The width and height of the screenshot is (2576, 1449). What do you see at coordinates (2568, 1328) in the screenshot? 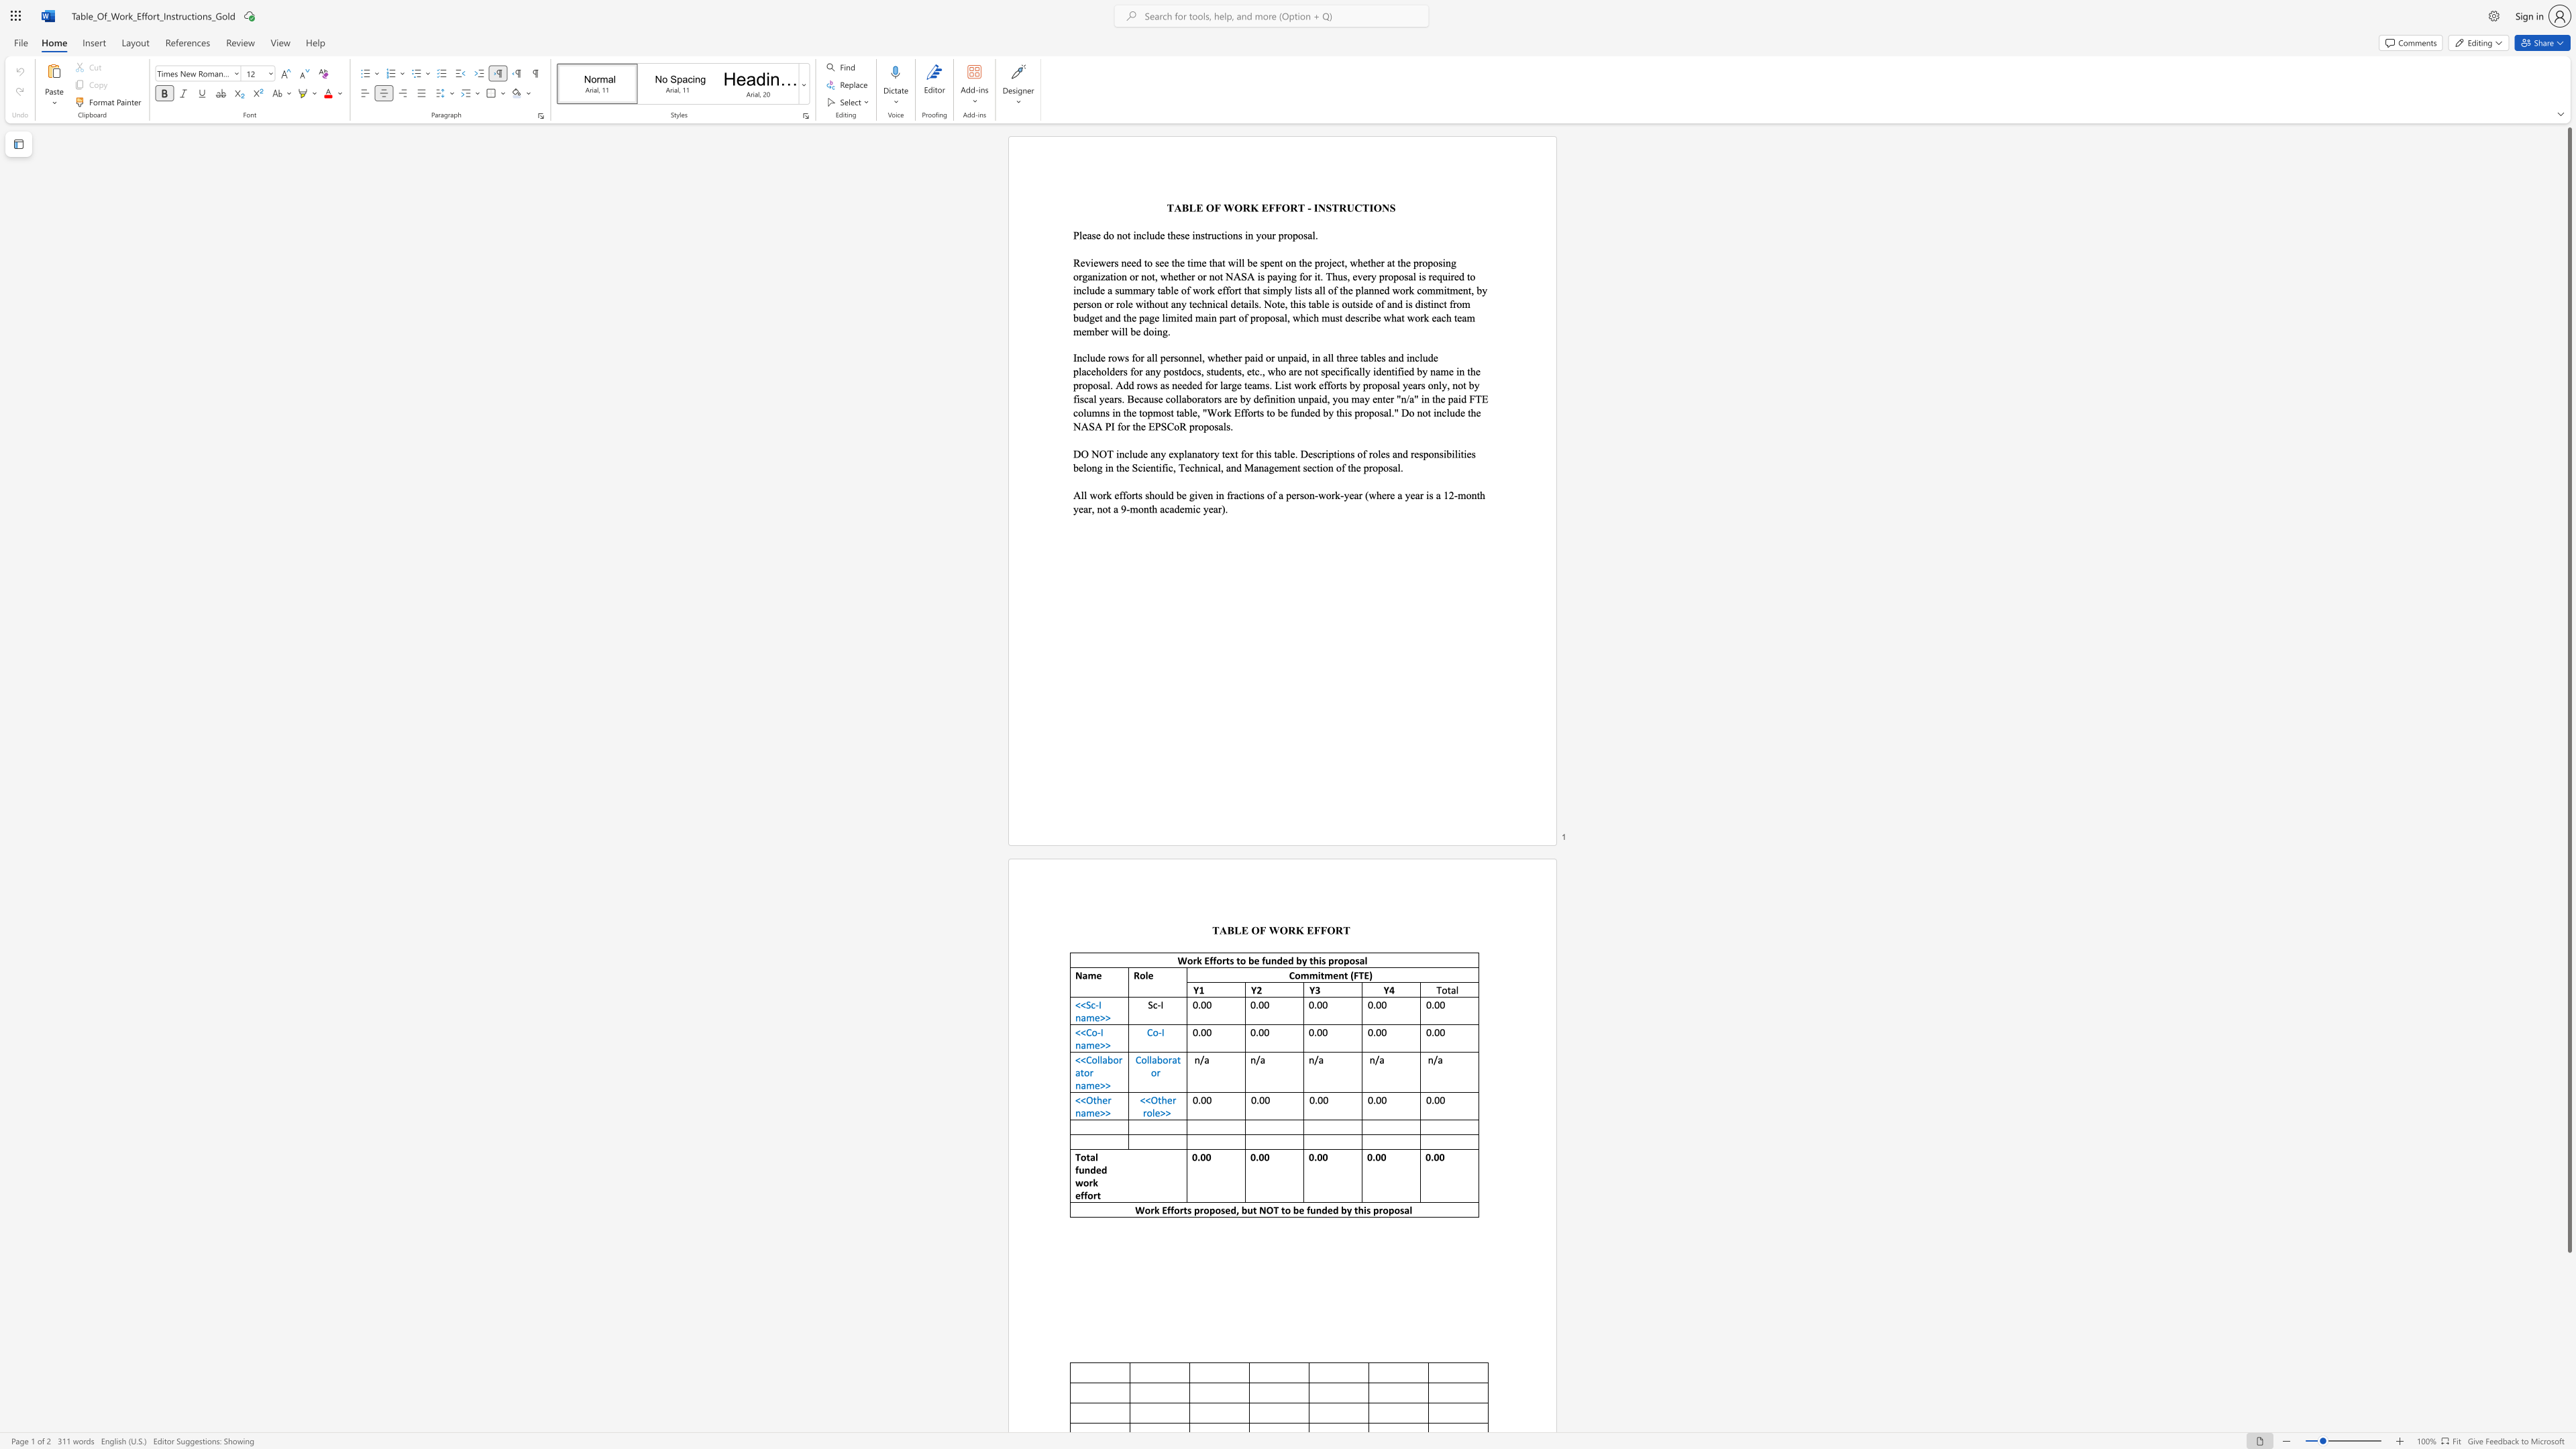
I see `the right-hand scrollbar to descend the page` at bounding box center [2568, 1328].